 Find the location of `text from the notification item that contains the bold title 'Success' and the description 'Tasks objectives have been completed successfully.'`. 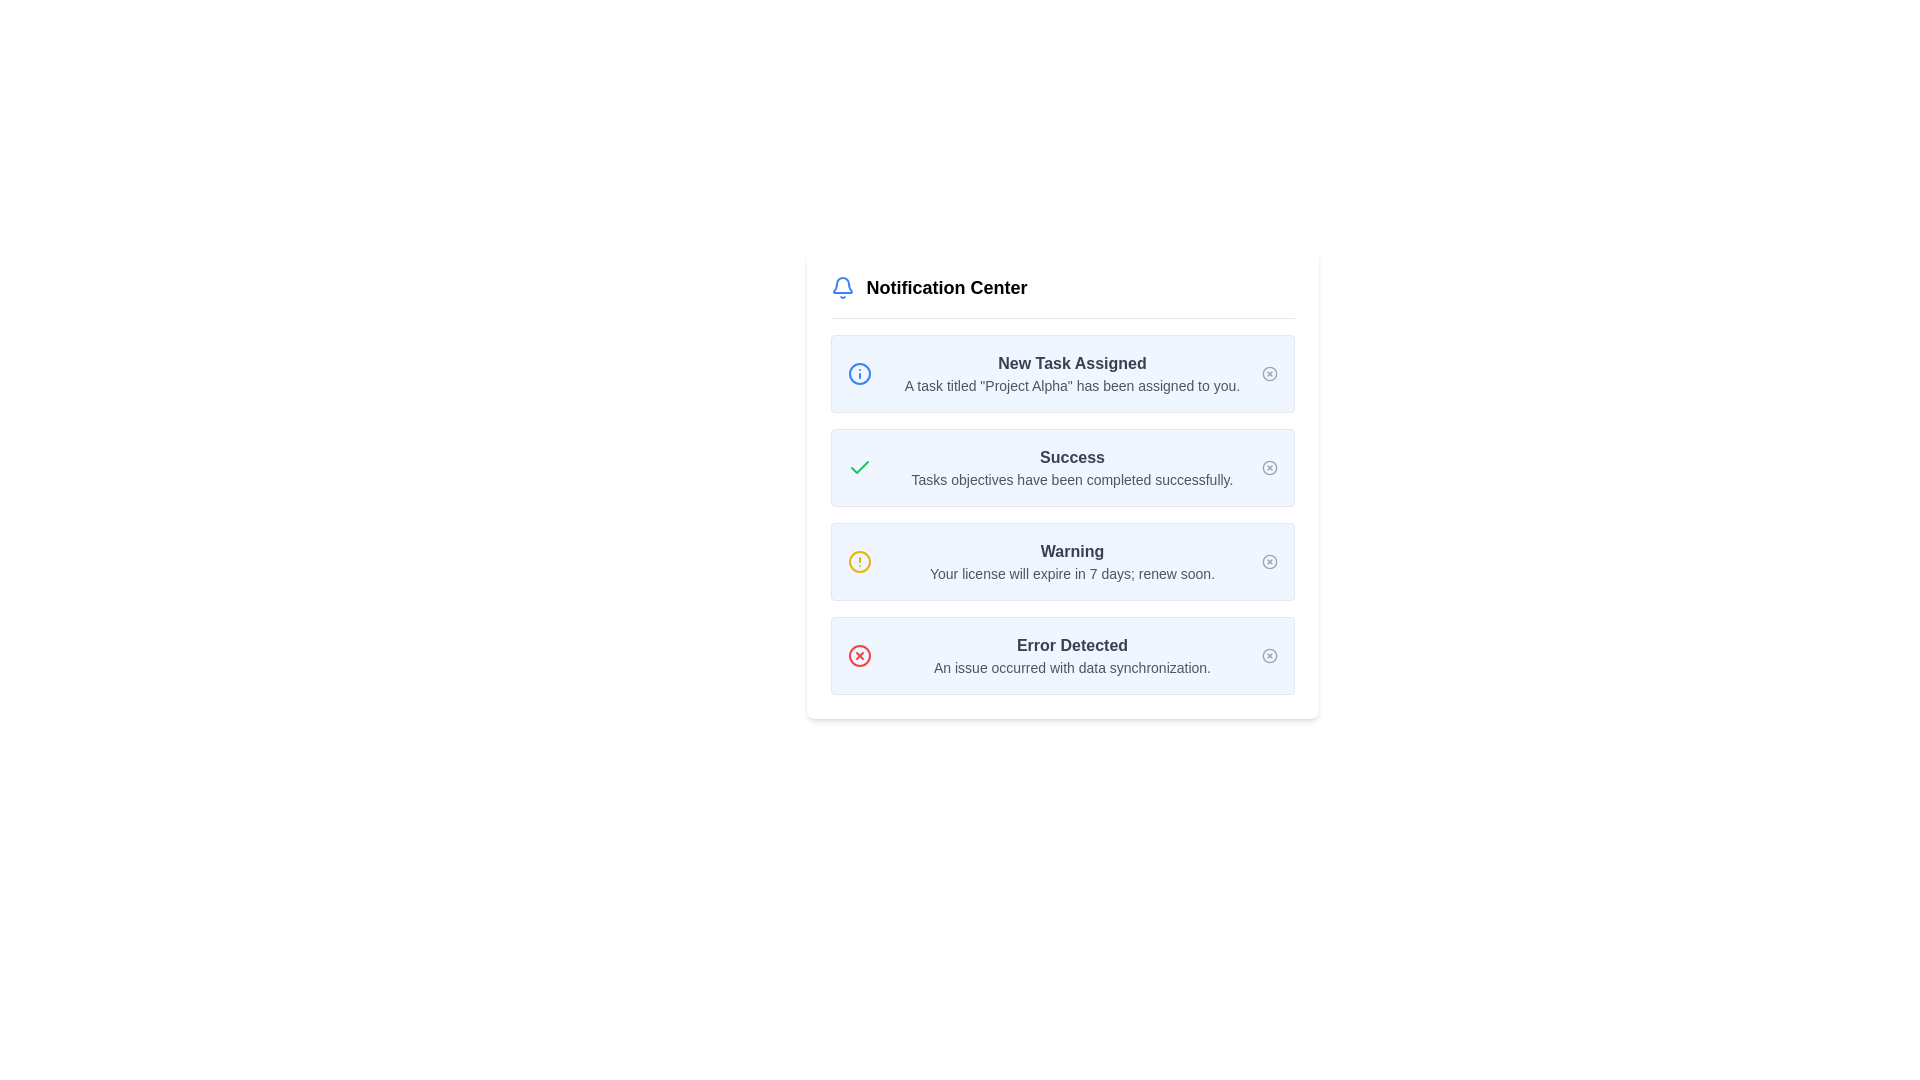

text from the notification item that contains the bold title 'Success' and the description 'Tasks objectives have been completed successfully.' is located at coordinates (1071, 467).